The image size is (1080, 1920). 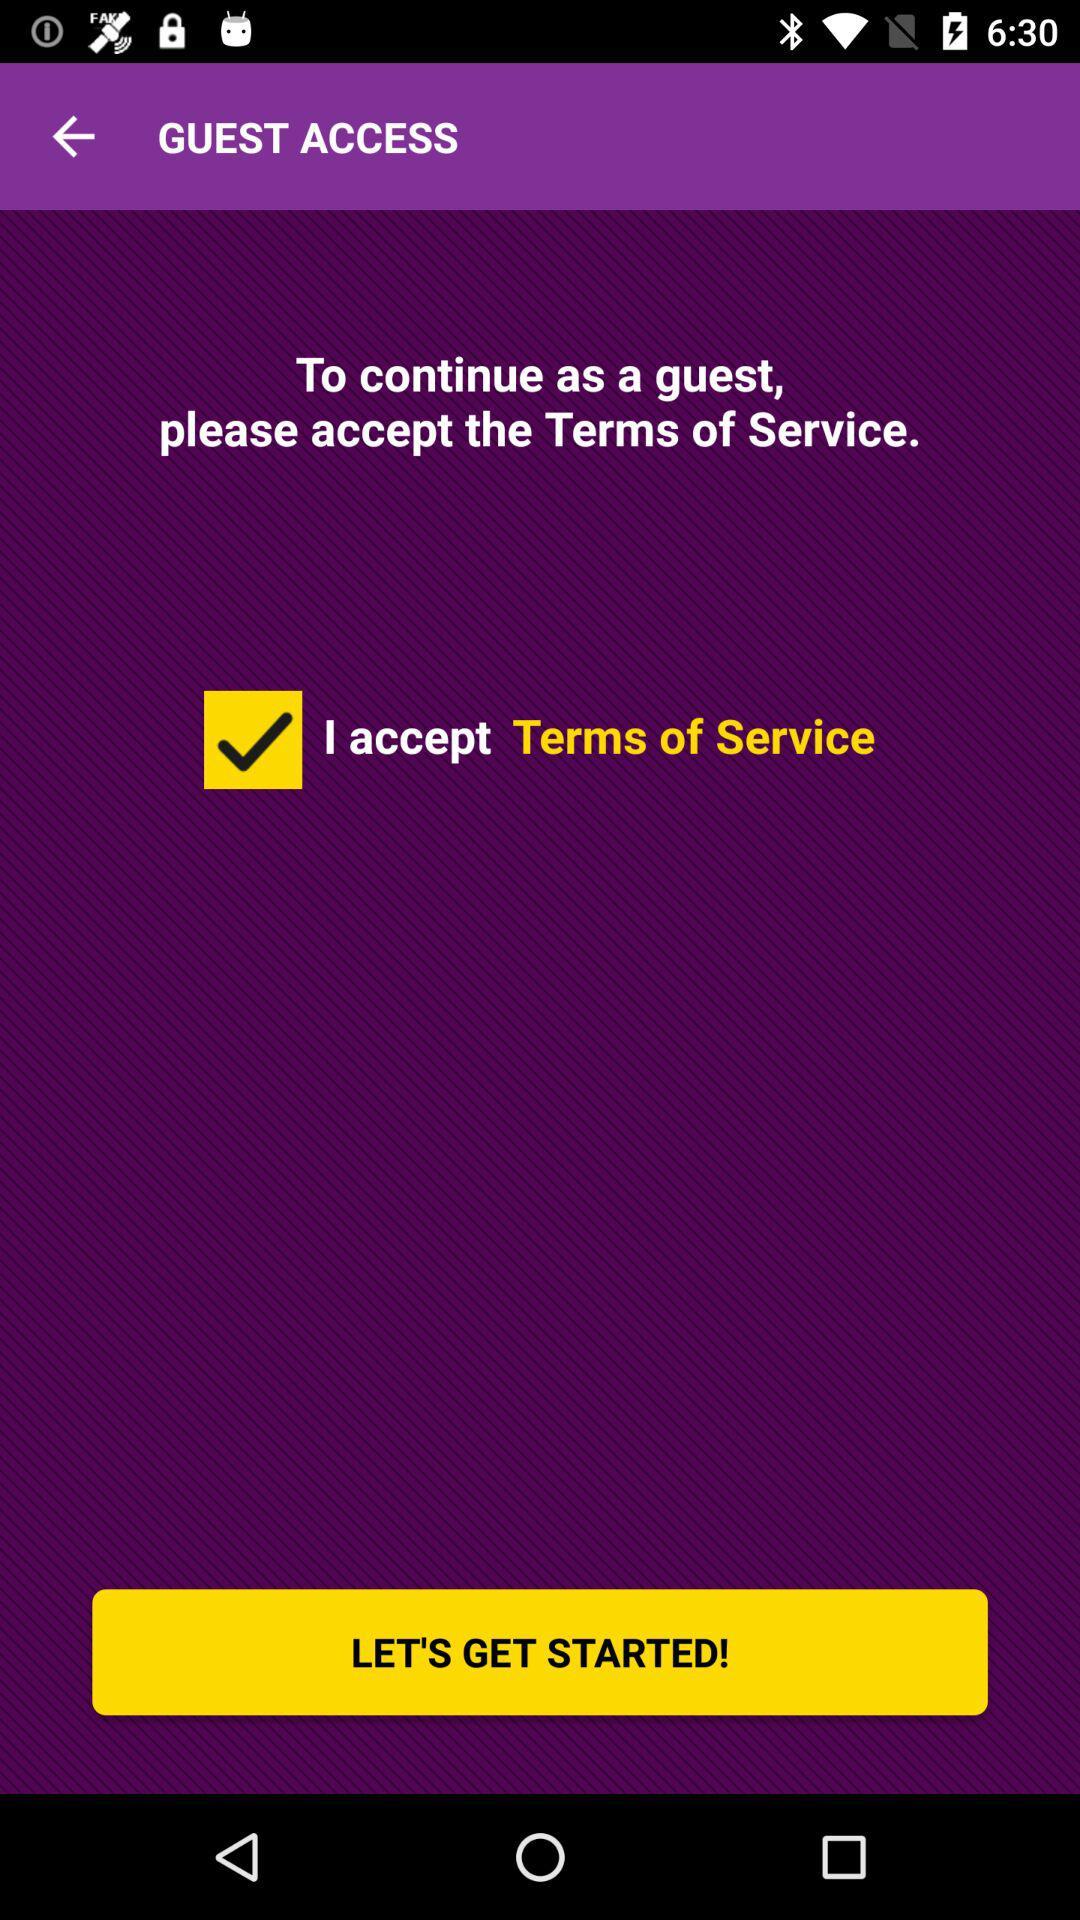 What do you see at coordinates (252, 738) in the screenshot?
I see `terms` at bounding box center [252, 738].